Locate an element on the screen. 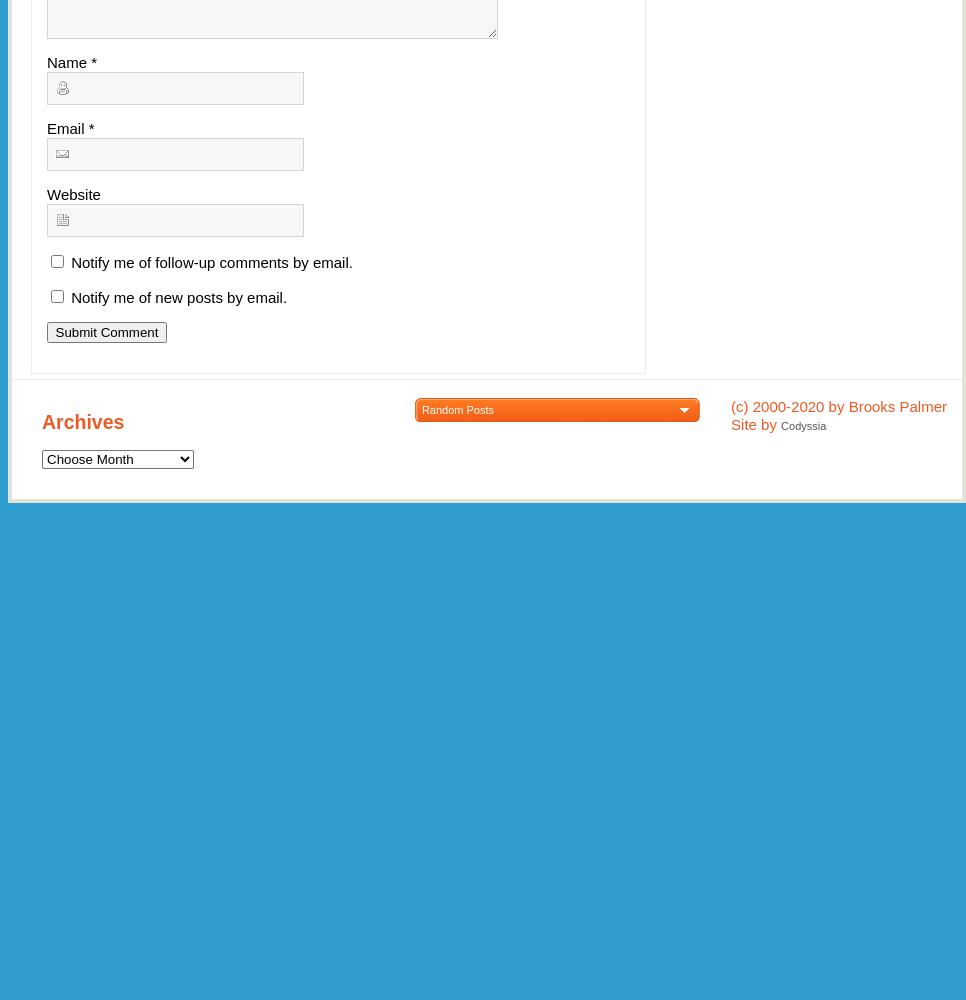 Image resolution: width=966 pixels, height=1000 pixels. 'Archives' is located at coordinates (81, 421).